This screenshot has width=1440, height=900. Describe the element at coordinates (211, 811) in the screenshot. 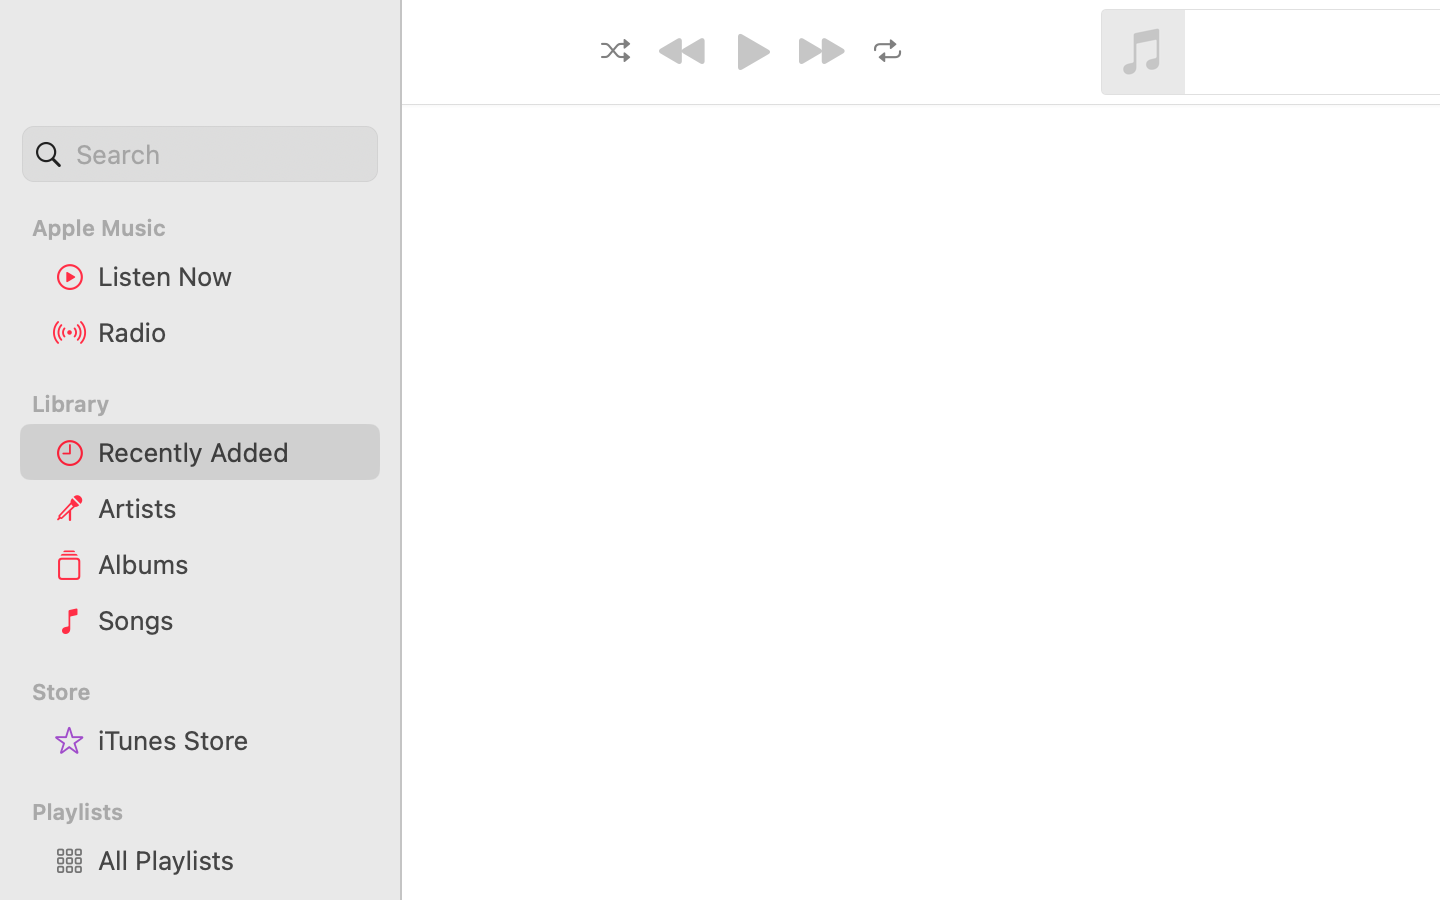

I see `'Playlists'` at that location.